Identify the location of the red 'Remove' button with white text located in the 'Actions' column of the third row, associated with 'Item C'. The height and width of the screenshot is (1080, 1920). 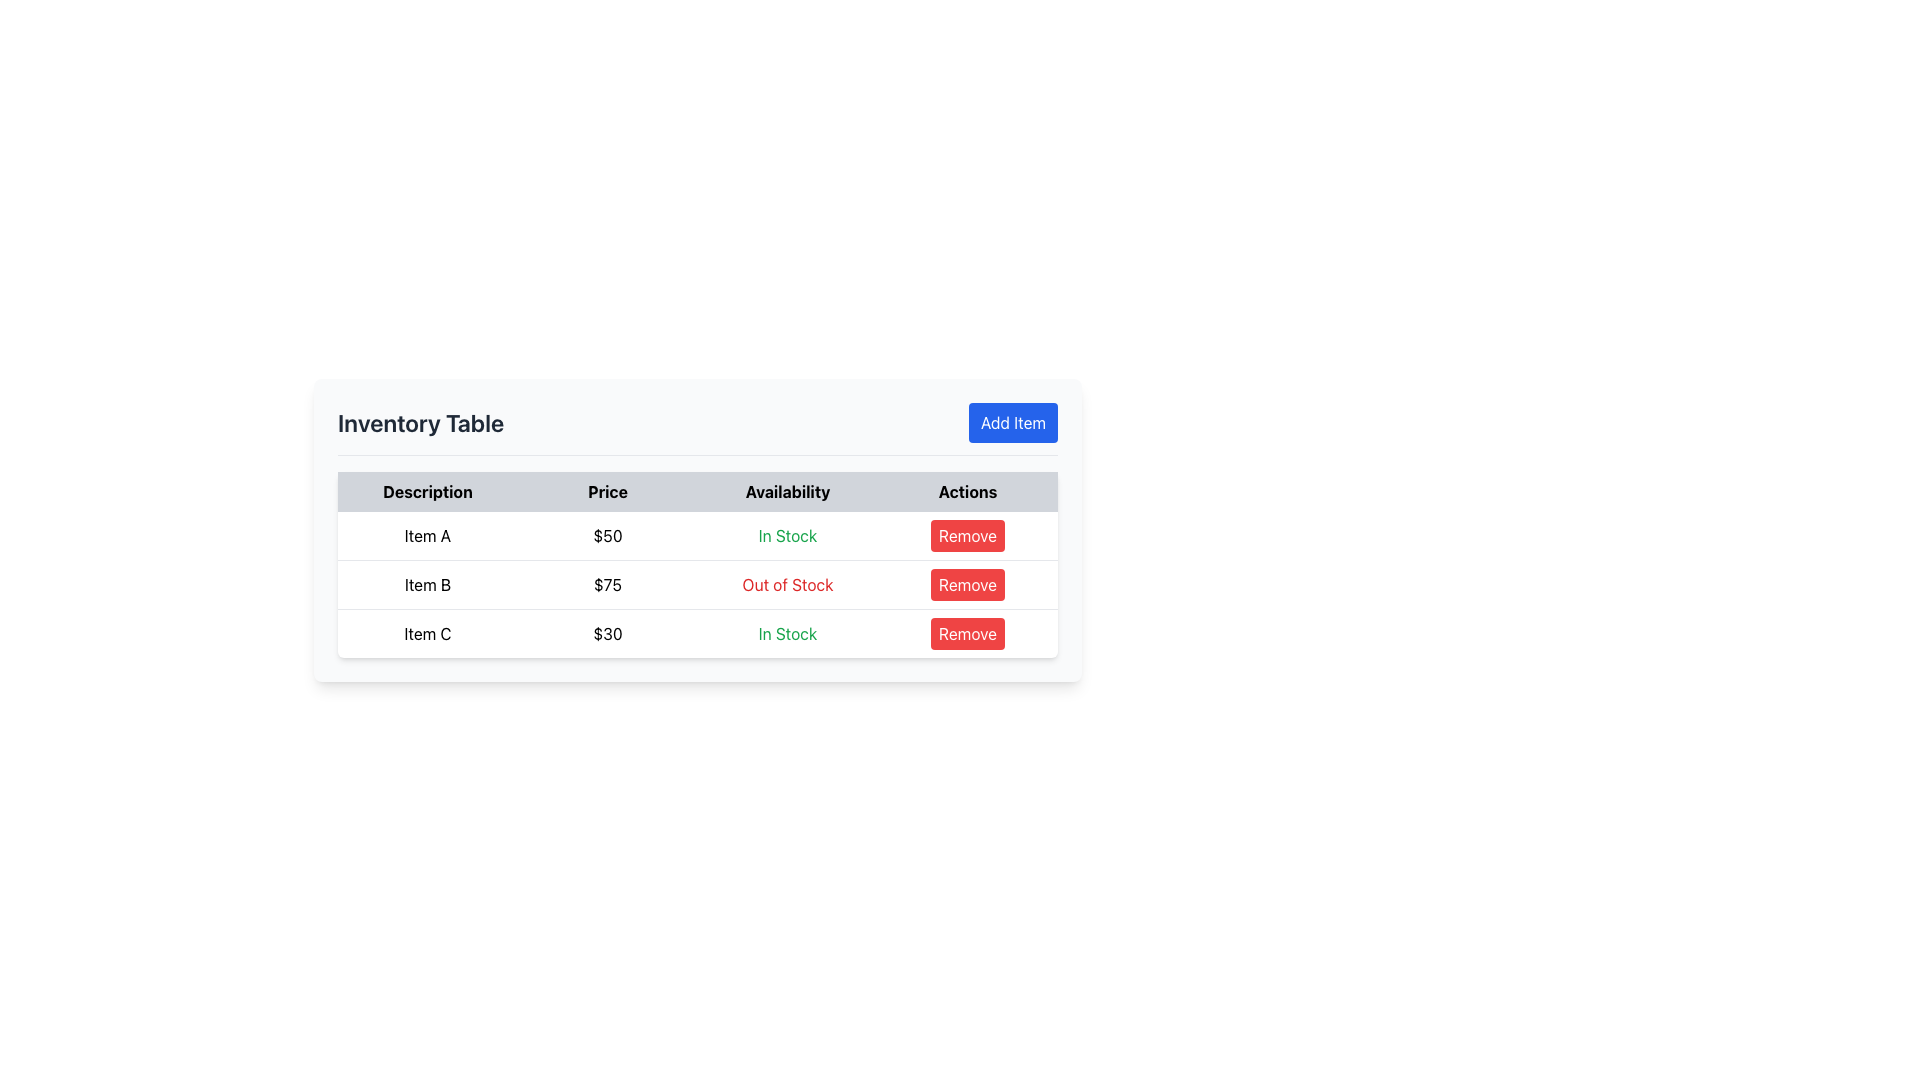
(968, 535).